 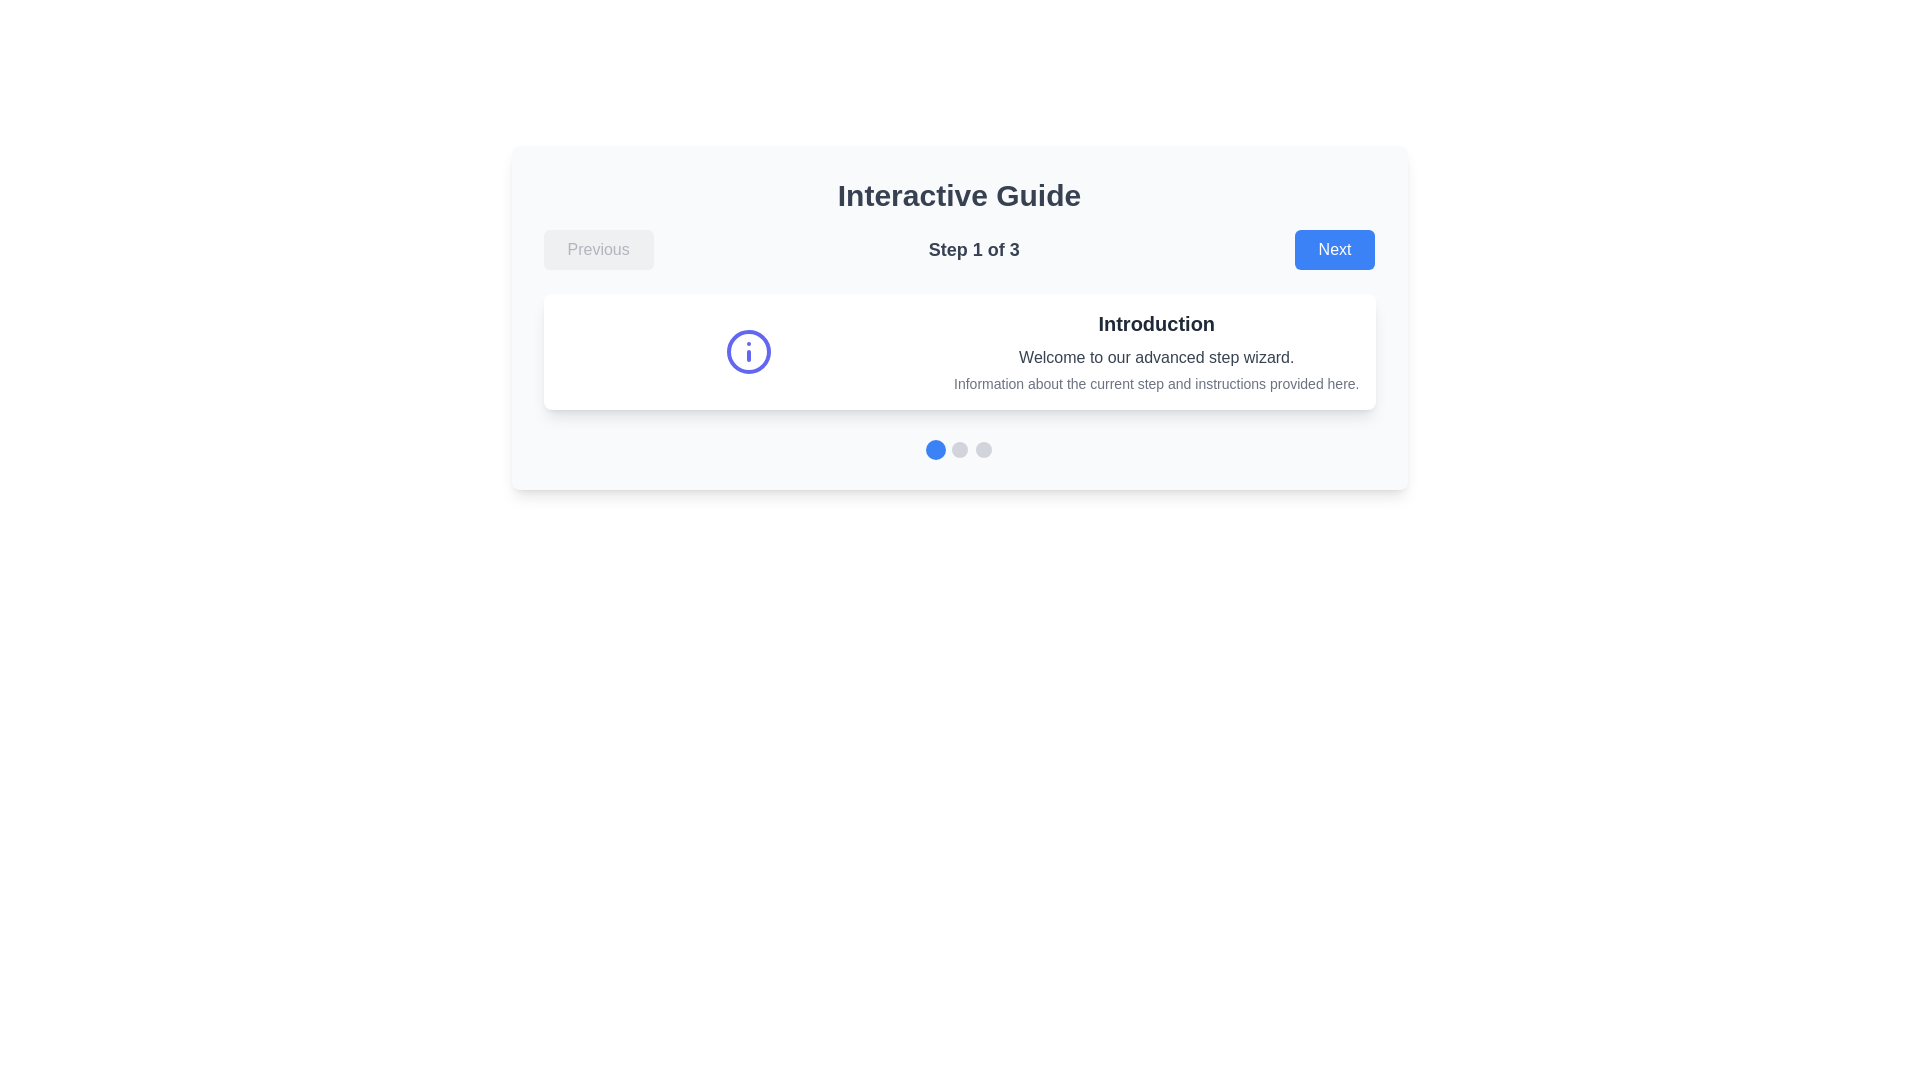 I want to click on the inactive gray circular indicator located between a blue circle and another gray circle, so click(x=958, y=450).